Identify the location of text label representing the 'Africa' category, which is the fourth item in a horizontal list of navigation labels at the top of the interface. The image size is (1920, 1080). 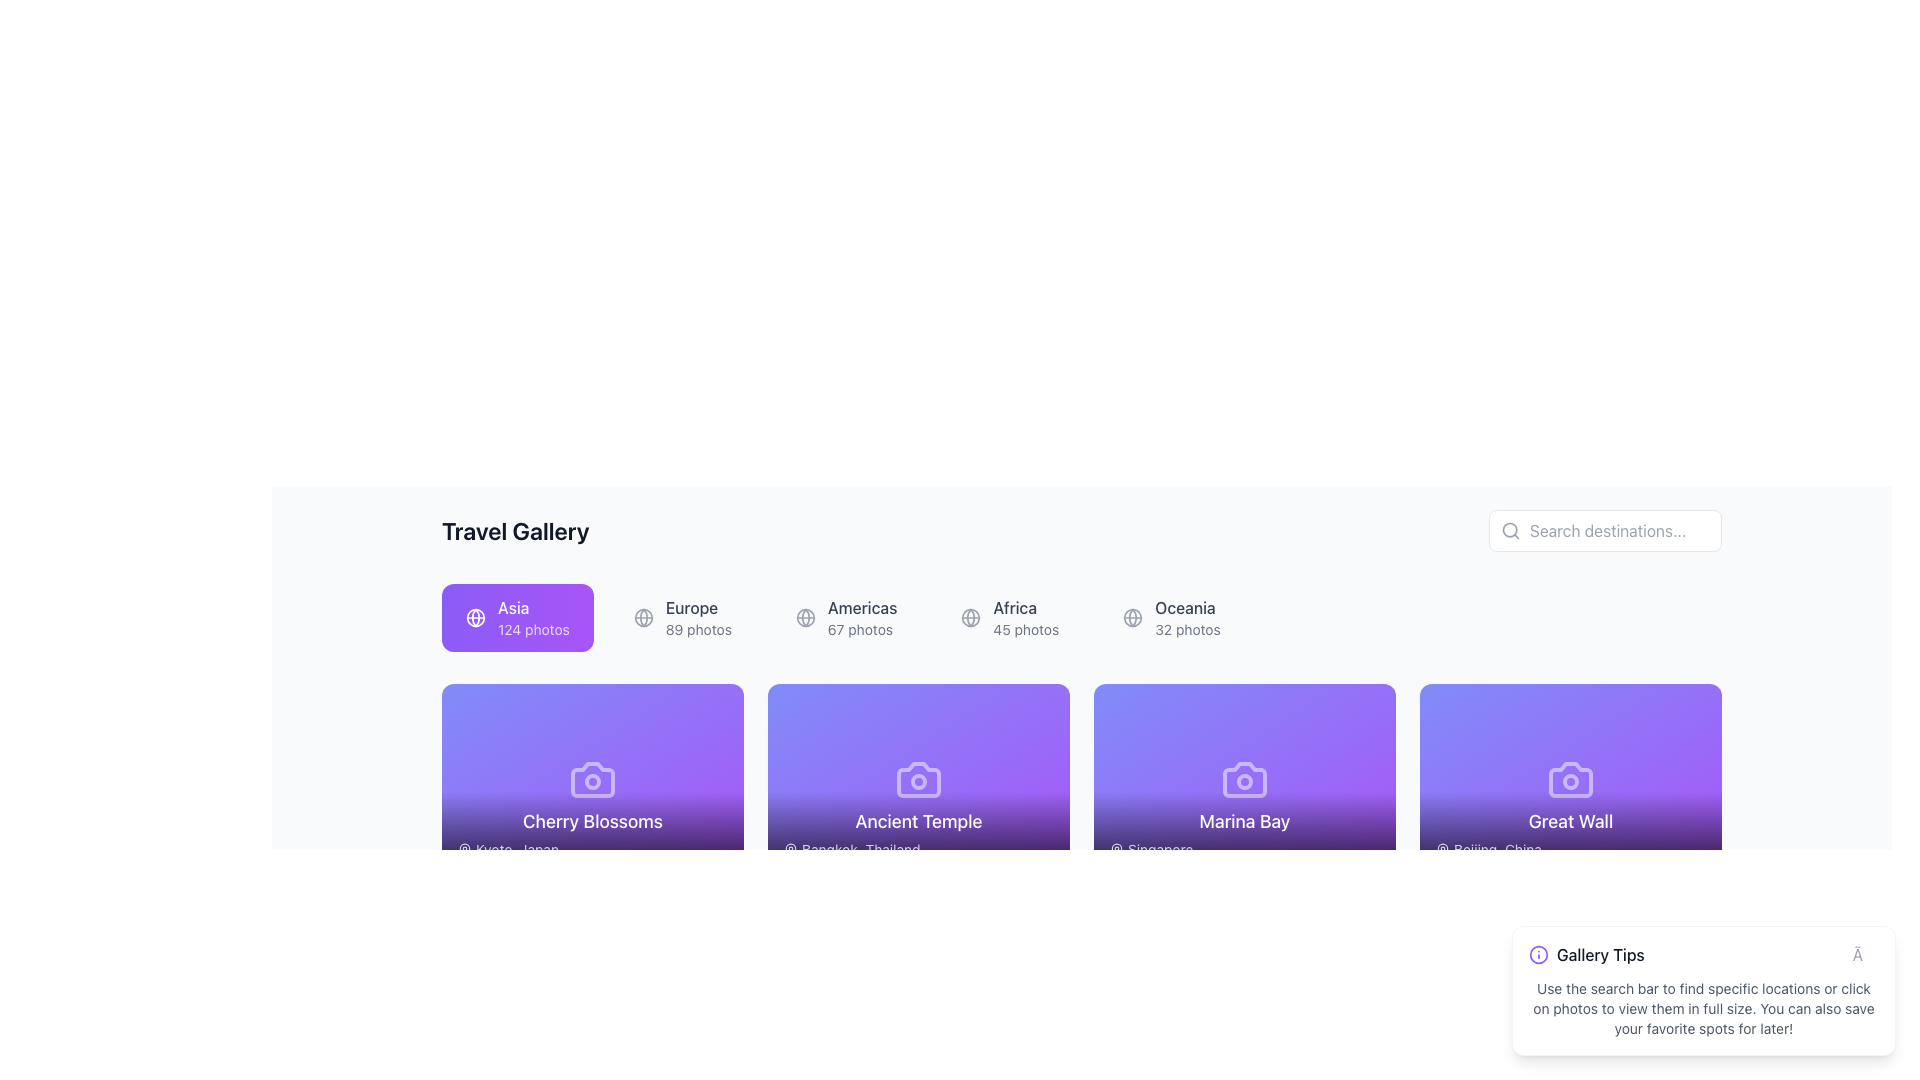
(1026, 607).